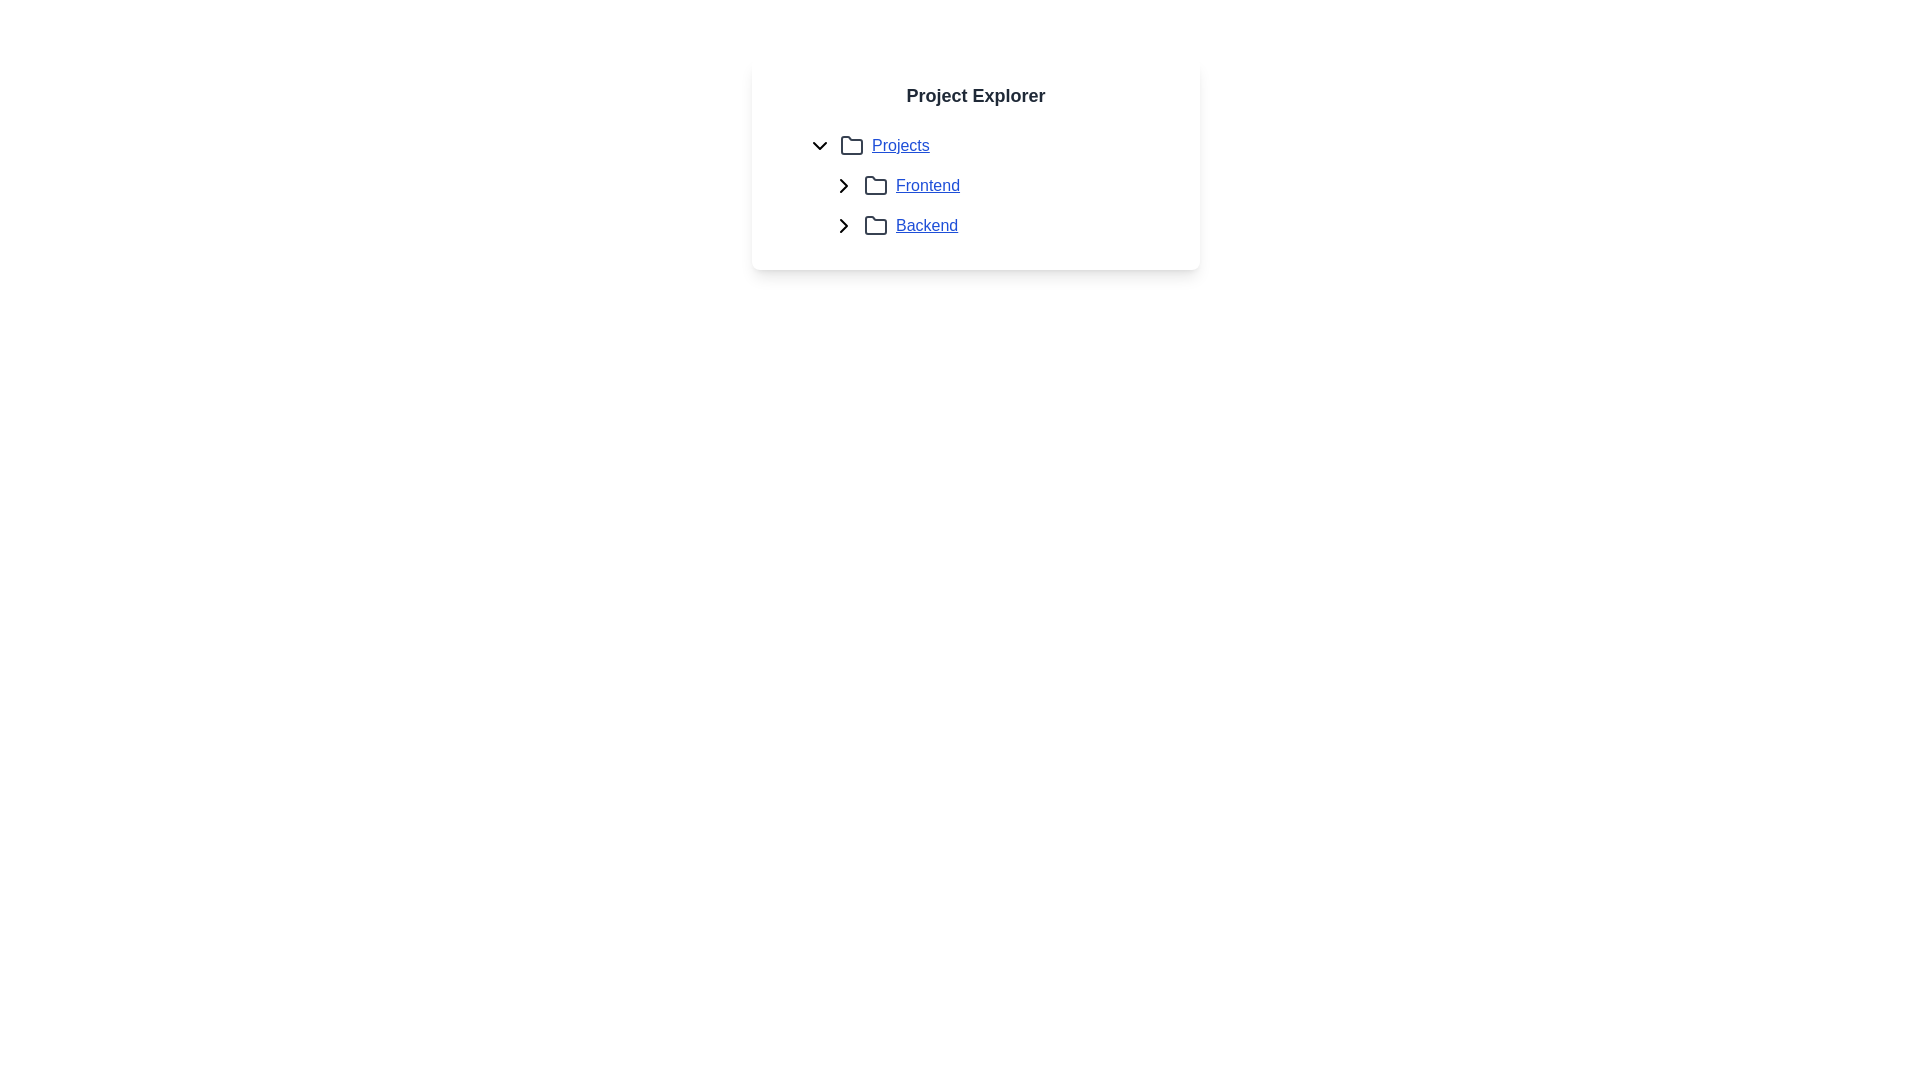 This screenshot has height=1080, width=1920. What do you see at coordinates (899, 145) in the screenshot?
I see `the clickable text link labeled 'Projects', which is styled with a blue font and underlined` at bounding box center [899, 145].